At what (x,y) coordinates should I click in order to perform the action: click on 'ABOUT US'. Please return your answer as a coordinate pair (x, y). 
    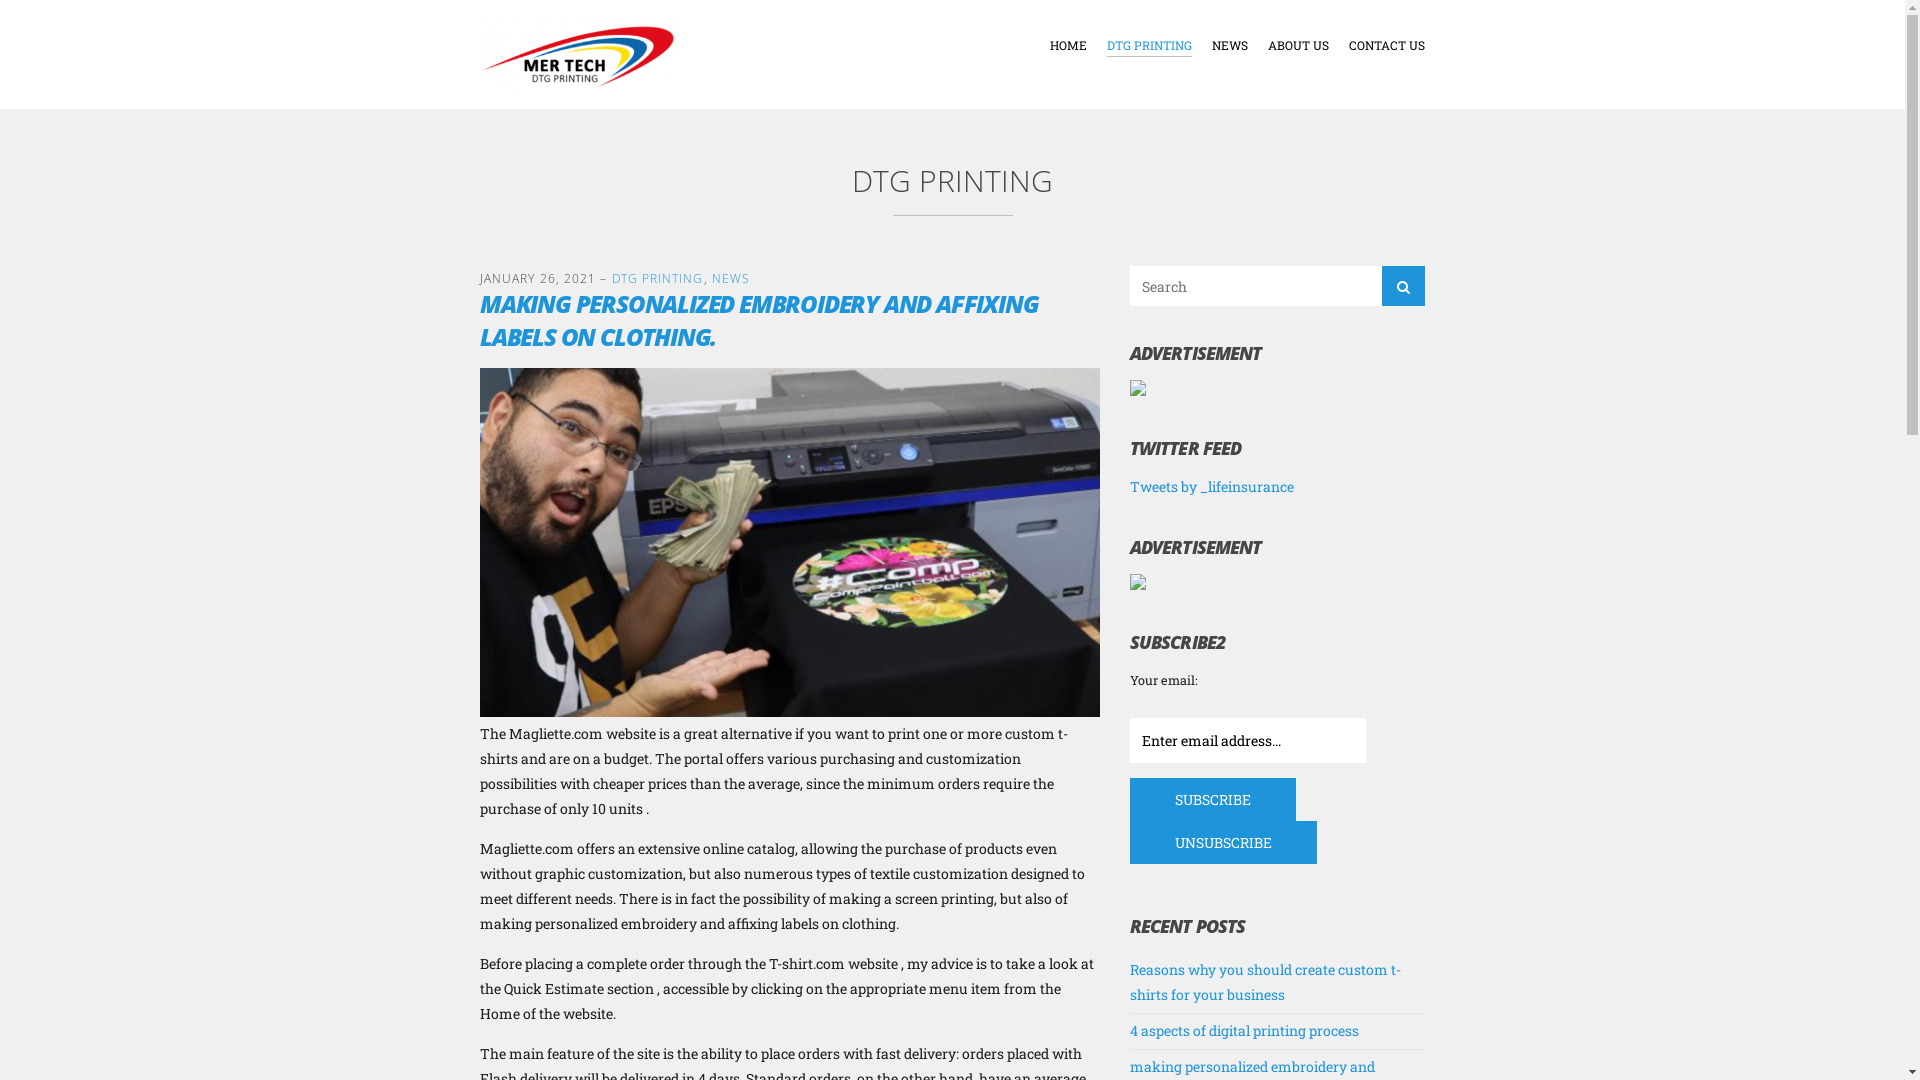
    Looking at the image, I should click on (1298, 45).